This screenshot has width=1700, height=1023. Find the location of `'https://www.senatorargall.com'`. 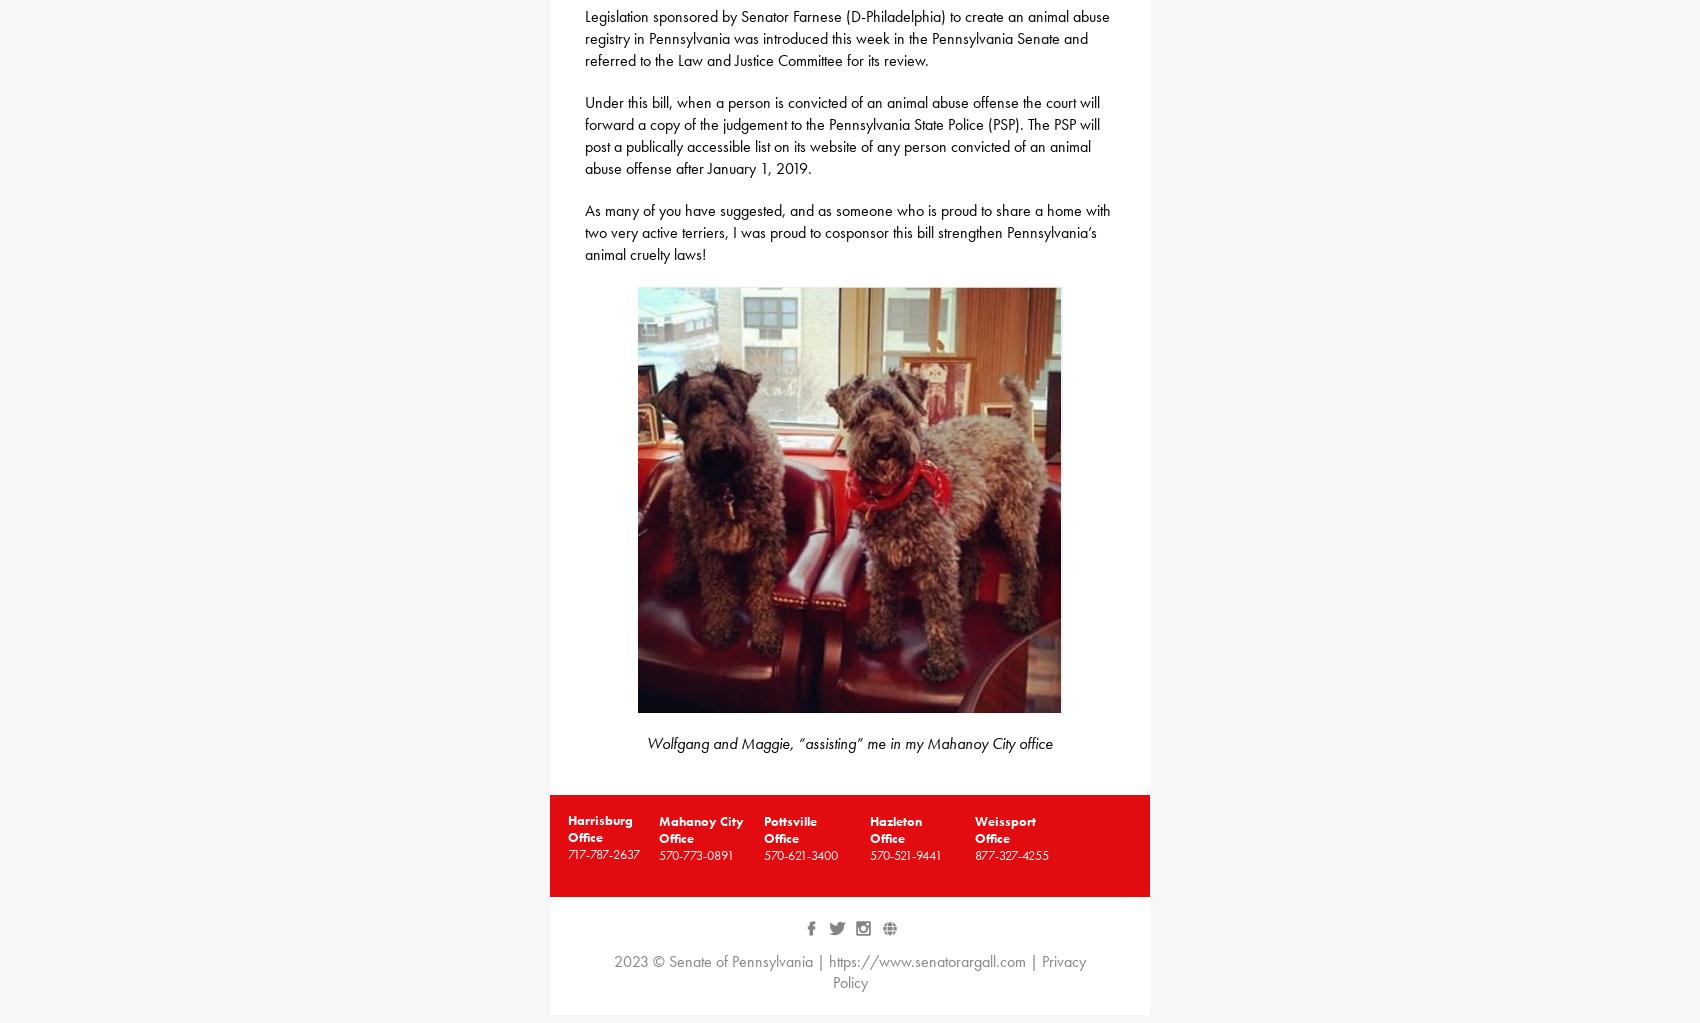

'https://www.senatorargall.com' is located at coordinates (827, 961).